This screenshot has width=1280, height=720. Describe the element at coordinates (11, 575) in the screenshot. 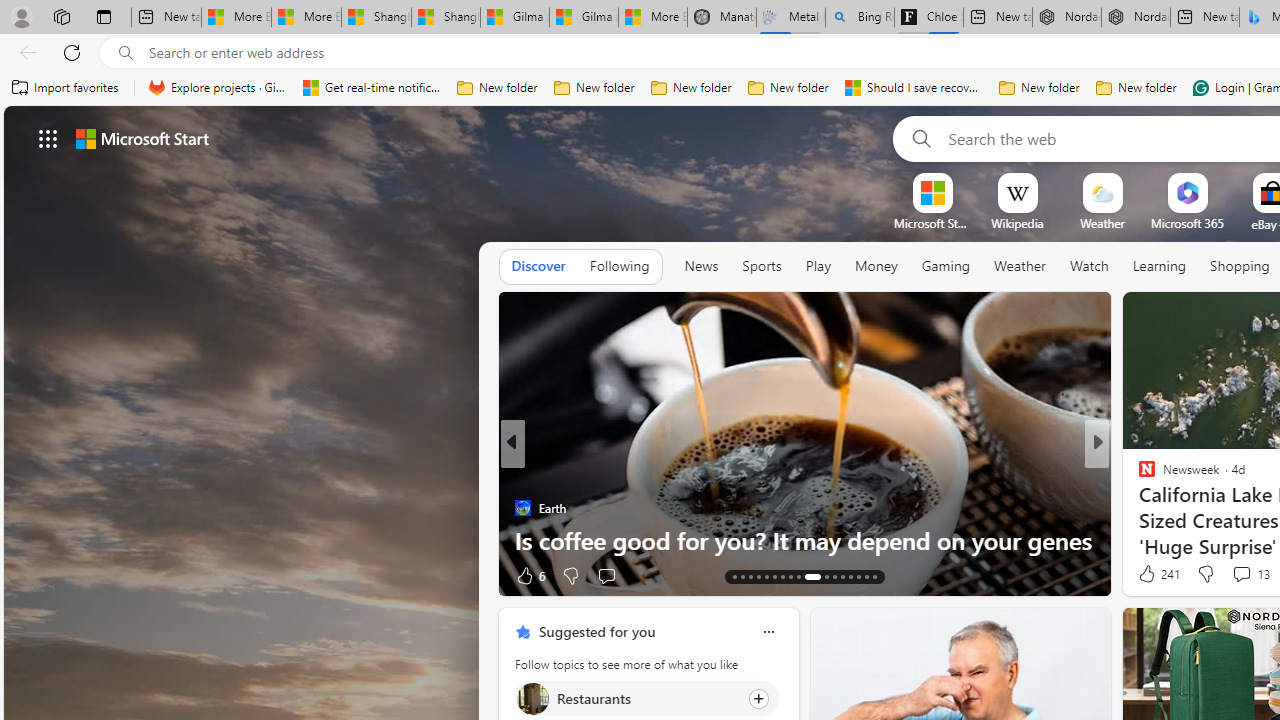

I see `'View comments 405 Comment'` at that location.